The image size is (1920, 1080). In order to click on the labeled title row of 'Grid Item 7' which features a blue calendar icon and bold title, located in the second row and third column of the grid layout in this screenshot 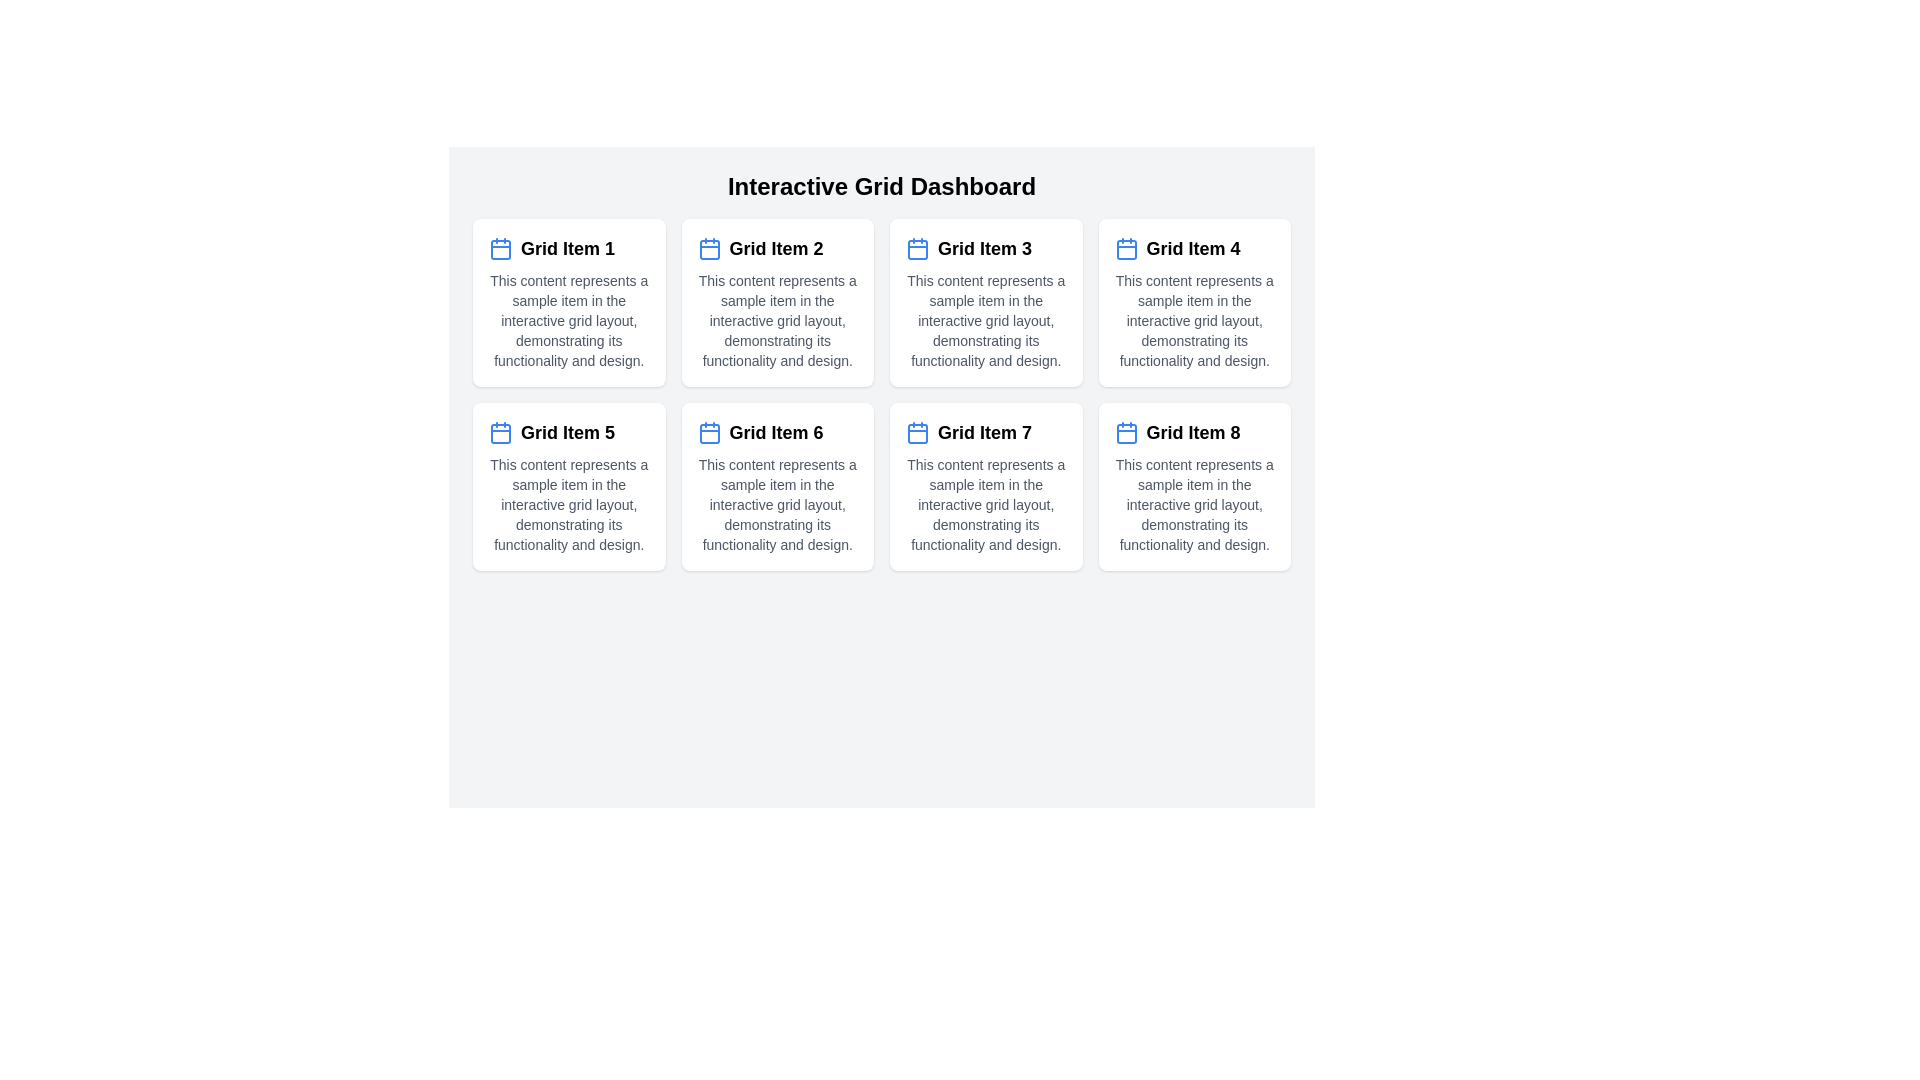, I will do `click(986, 431)`.